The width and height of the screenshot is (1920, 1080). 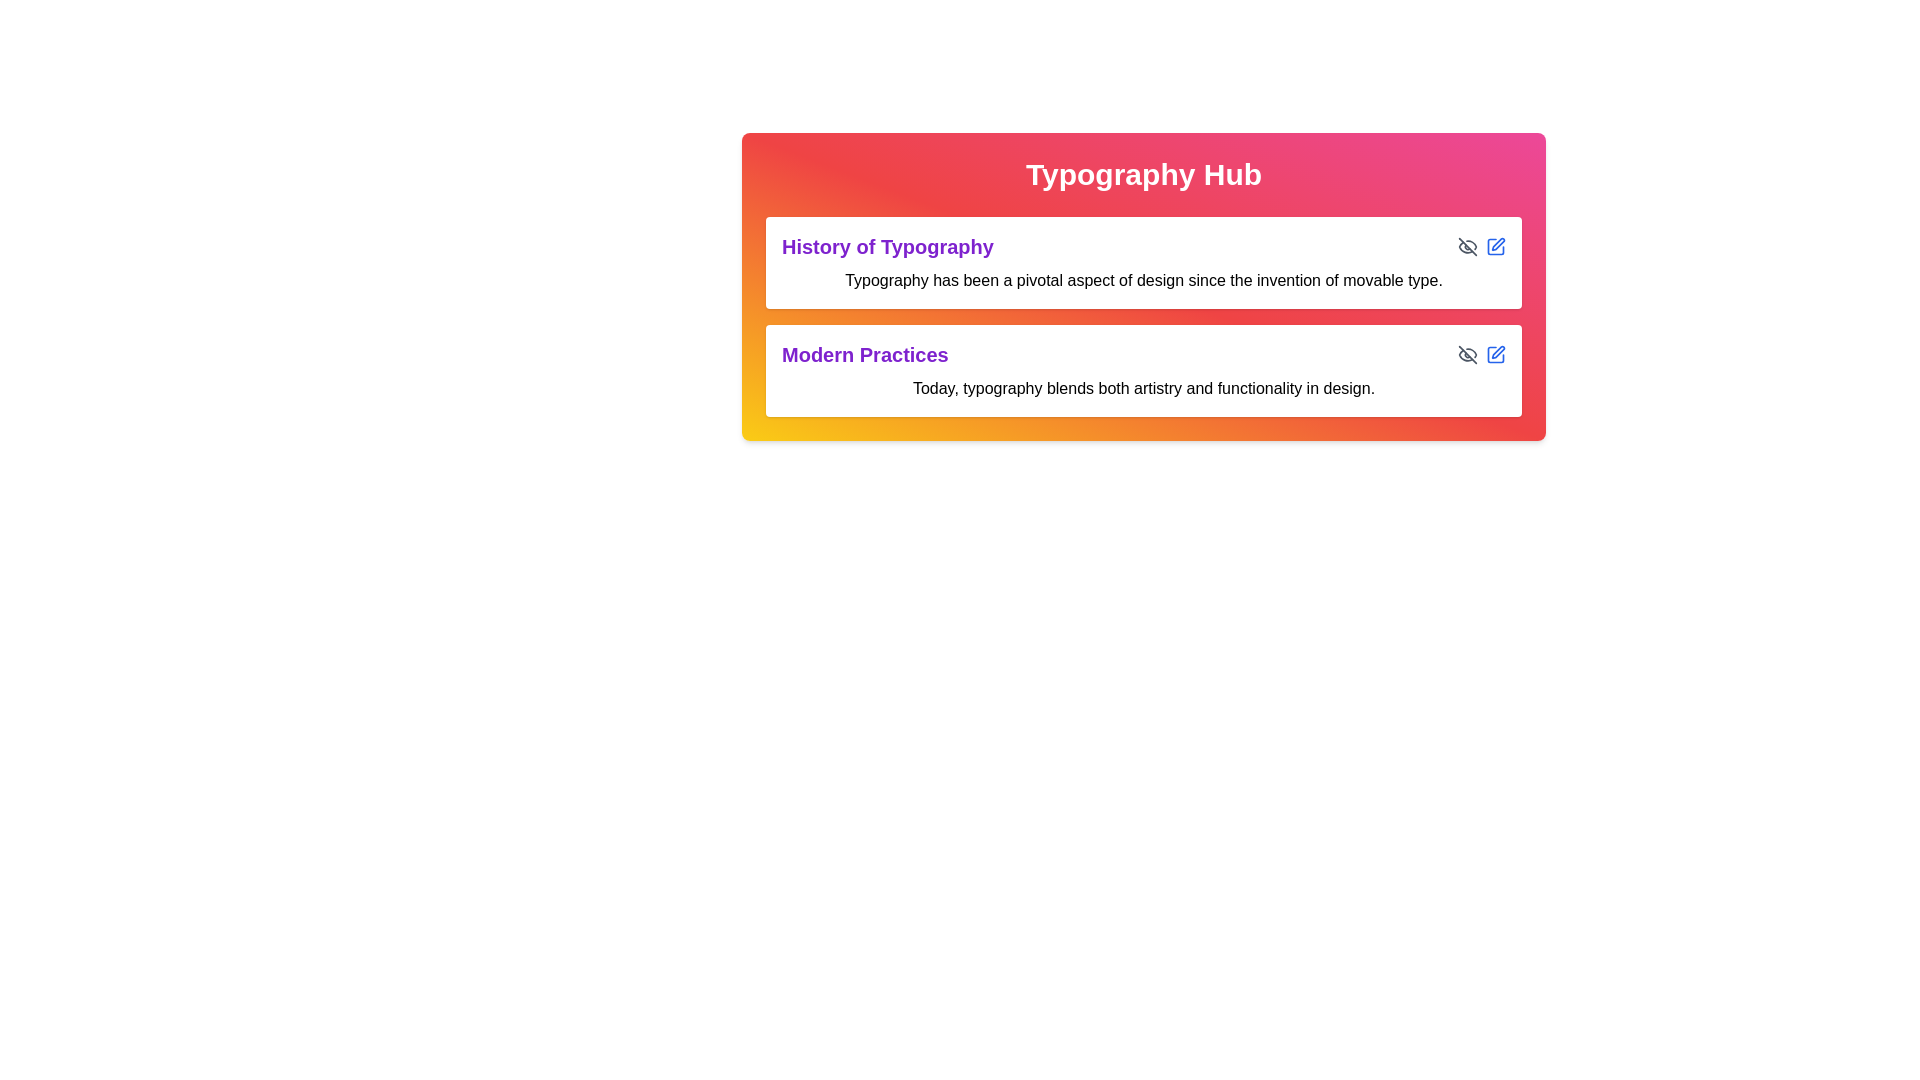 I want to click on the title text label that serves as a heading, positioned near the top-left section of the box, above the 'Modern Practices' label, so click(x=887, y=245).